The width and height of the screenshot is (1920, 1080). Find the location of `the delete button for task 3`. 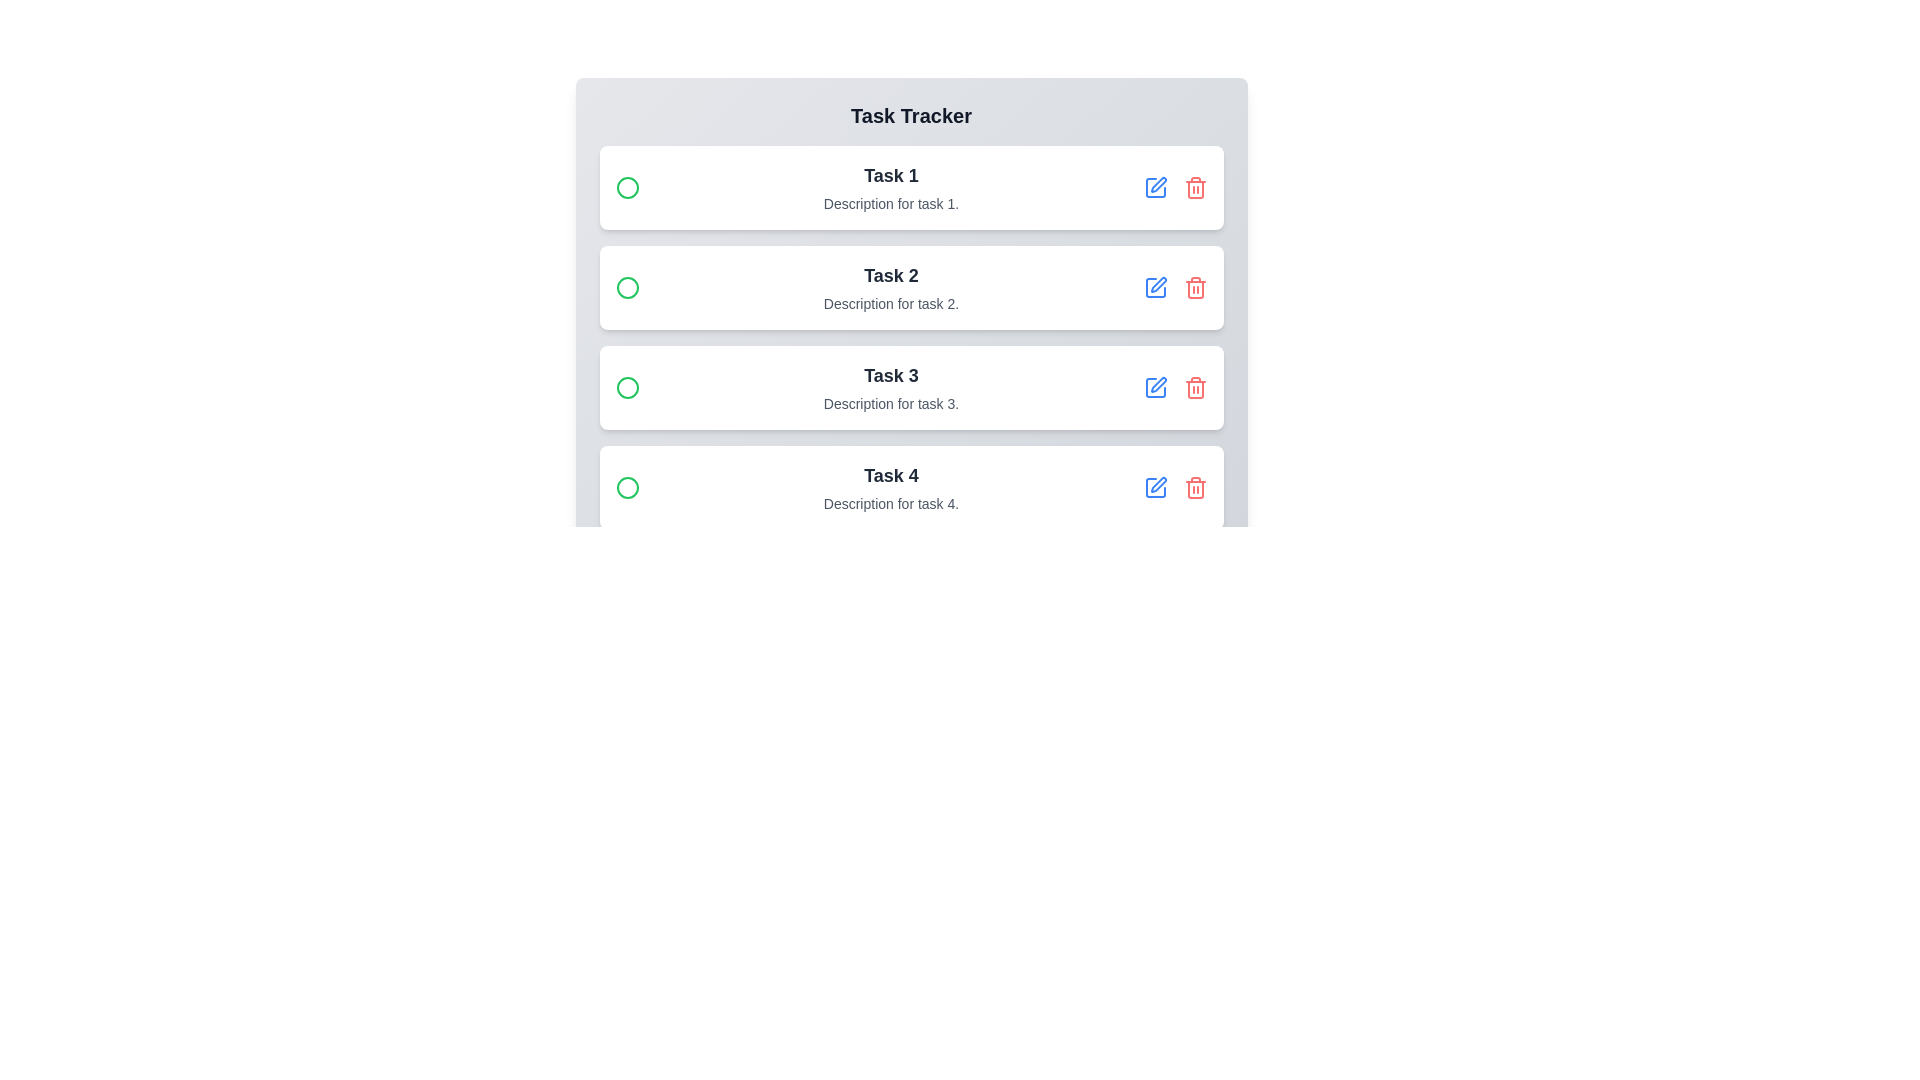

the delete button for task 3 is located at coordinates (1195, 388).